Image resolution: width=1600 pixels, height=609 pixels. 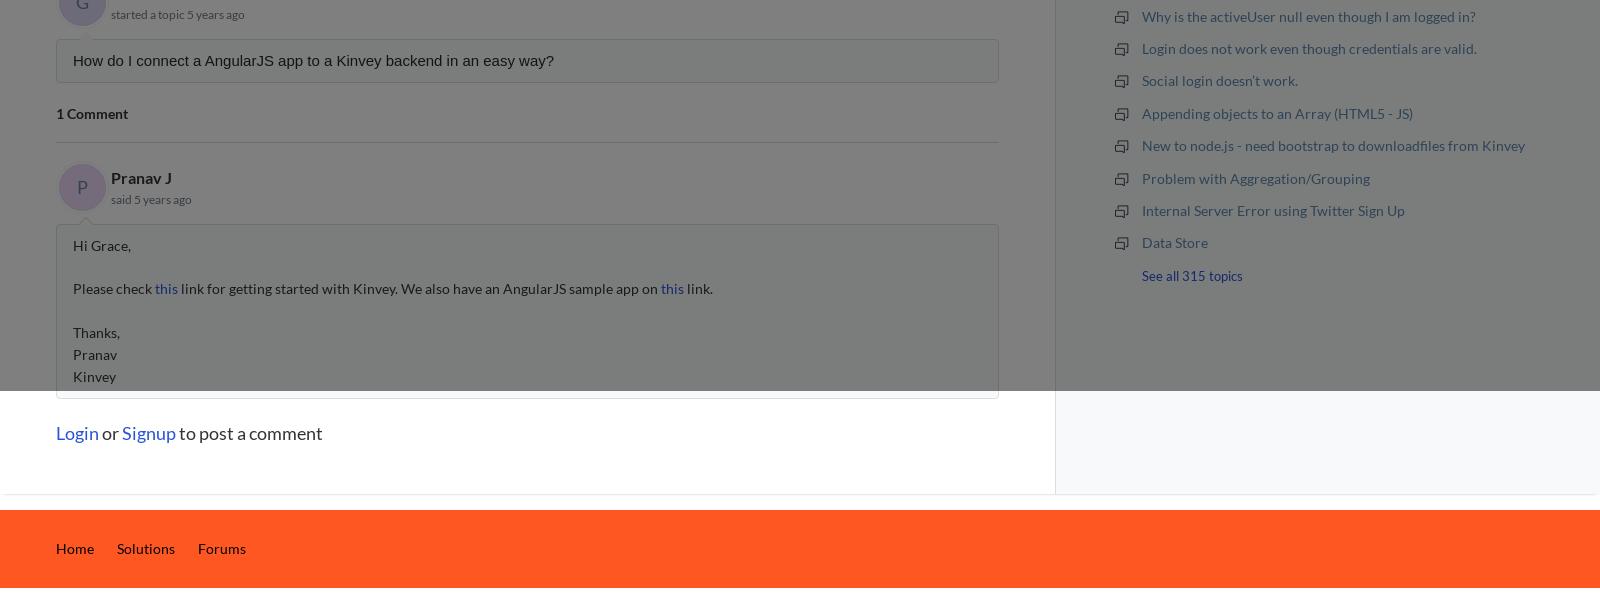 What do you see at coordinates (196, 548) in the screenshot?
I see `'Forums'` at bounding box center [196, 548].